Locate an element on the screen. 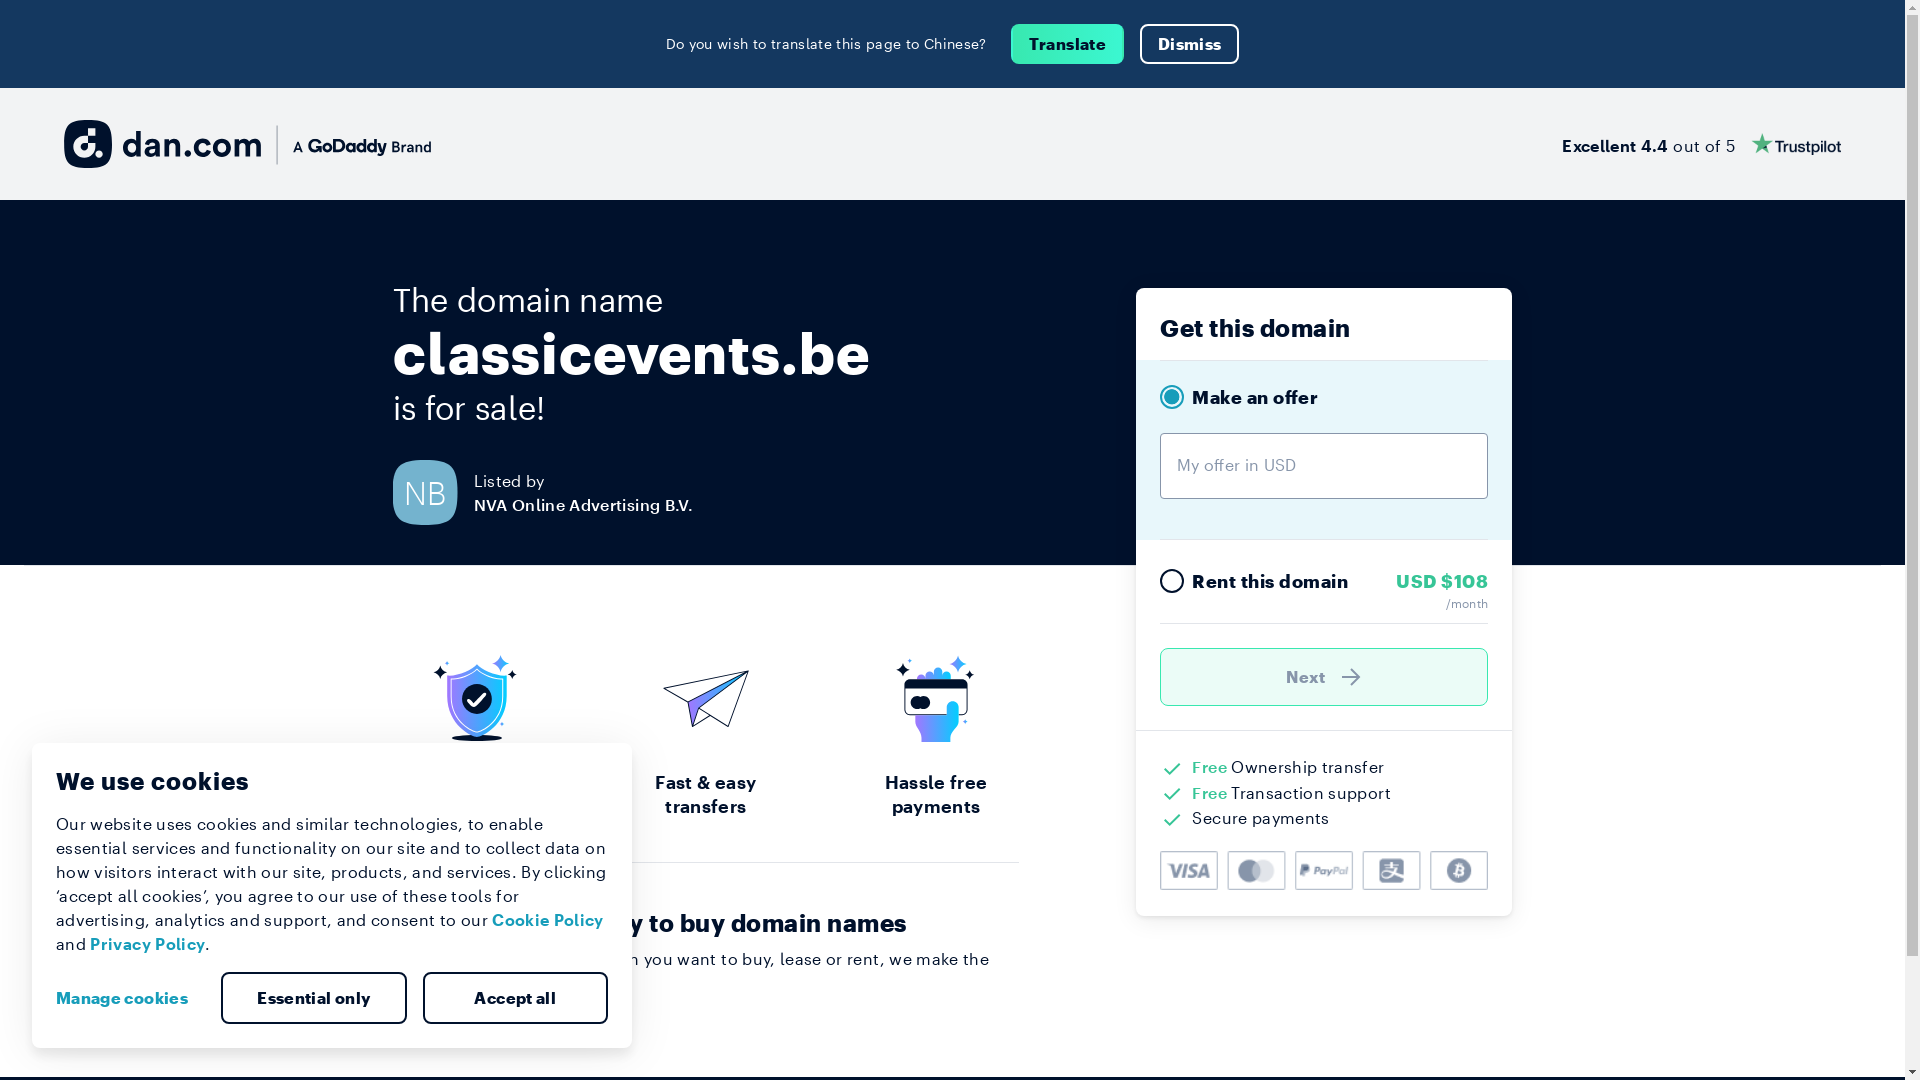 This screenshot has width=1920, height=1080. 'Accept all' is located at coordinates (421, 998).